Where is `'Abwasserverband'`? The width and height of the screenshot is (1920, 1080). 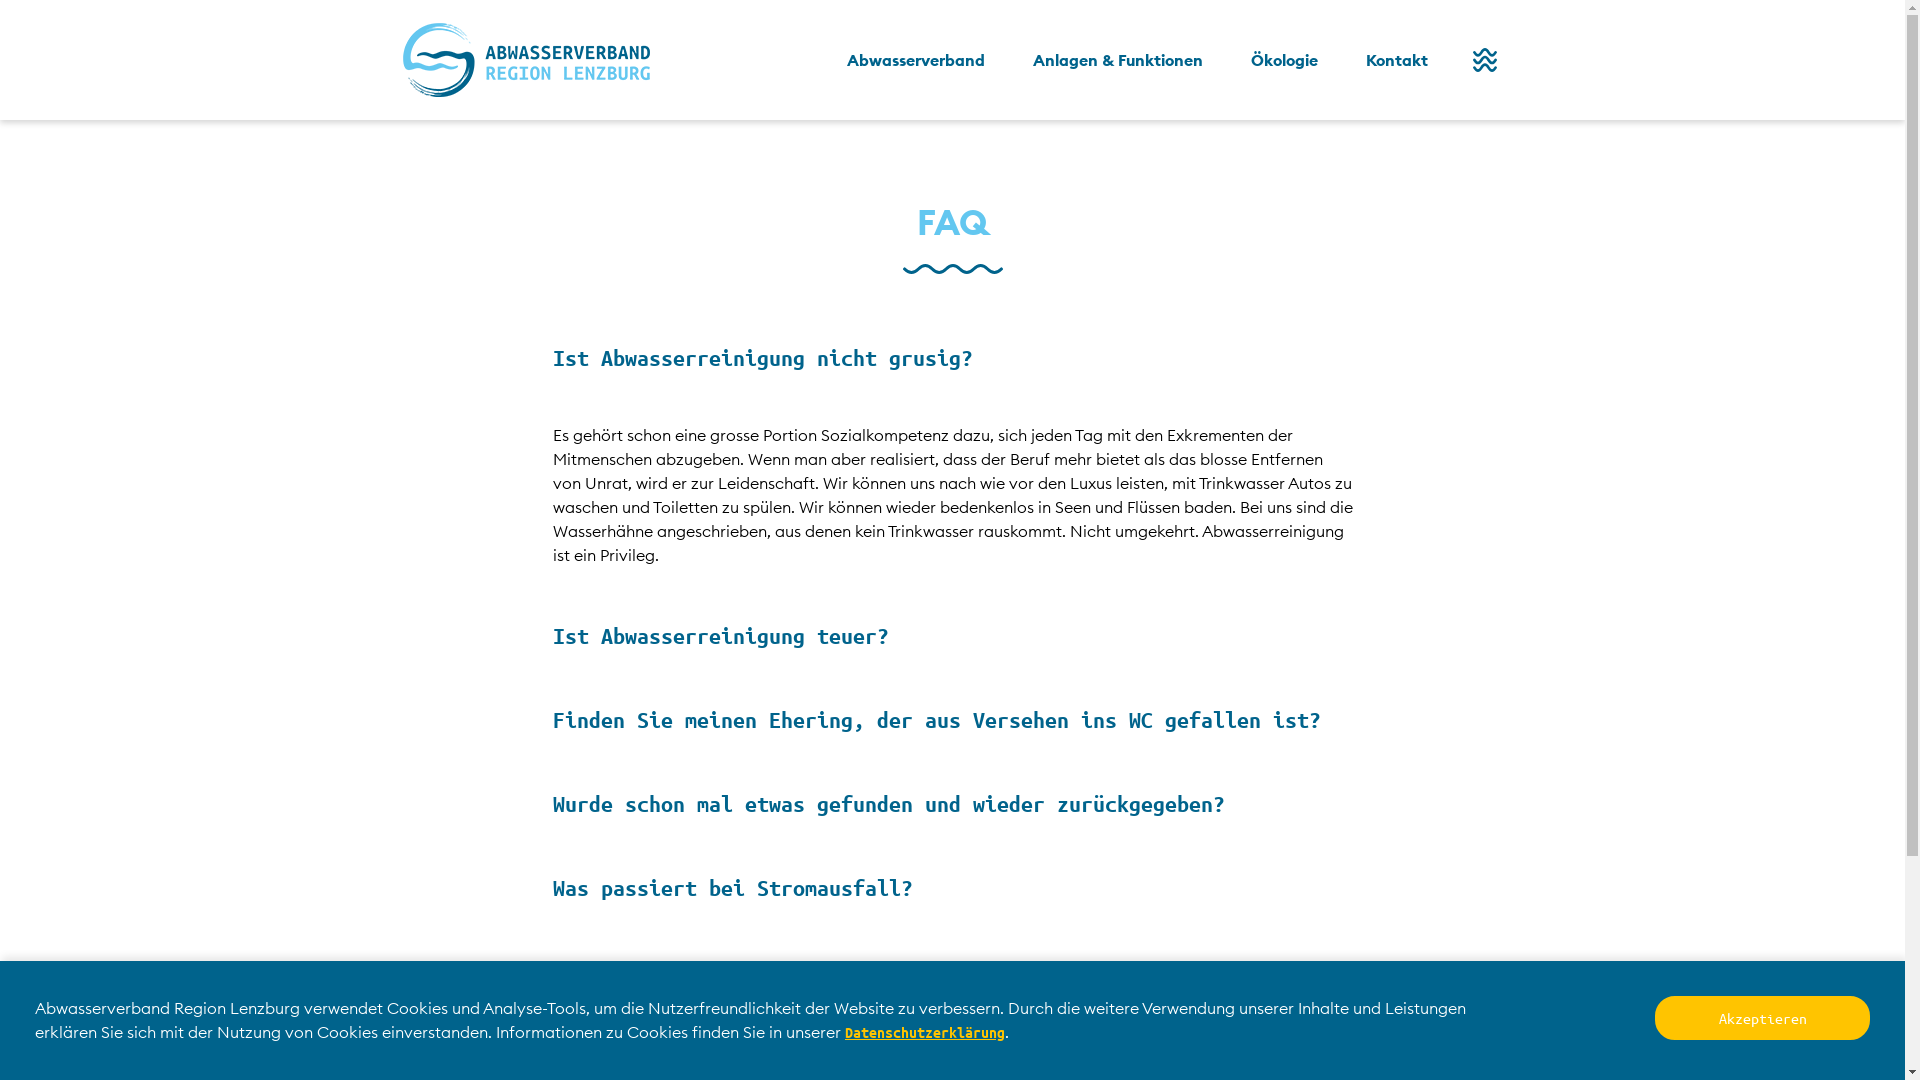
'Abwasserverband' is located at coordinates (914, 59).